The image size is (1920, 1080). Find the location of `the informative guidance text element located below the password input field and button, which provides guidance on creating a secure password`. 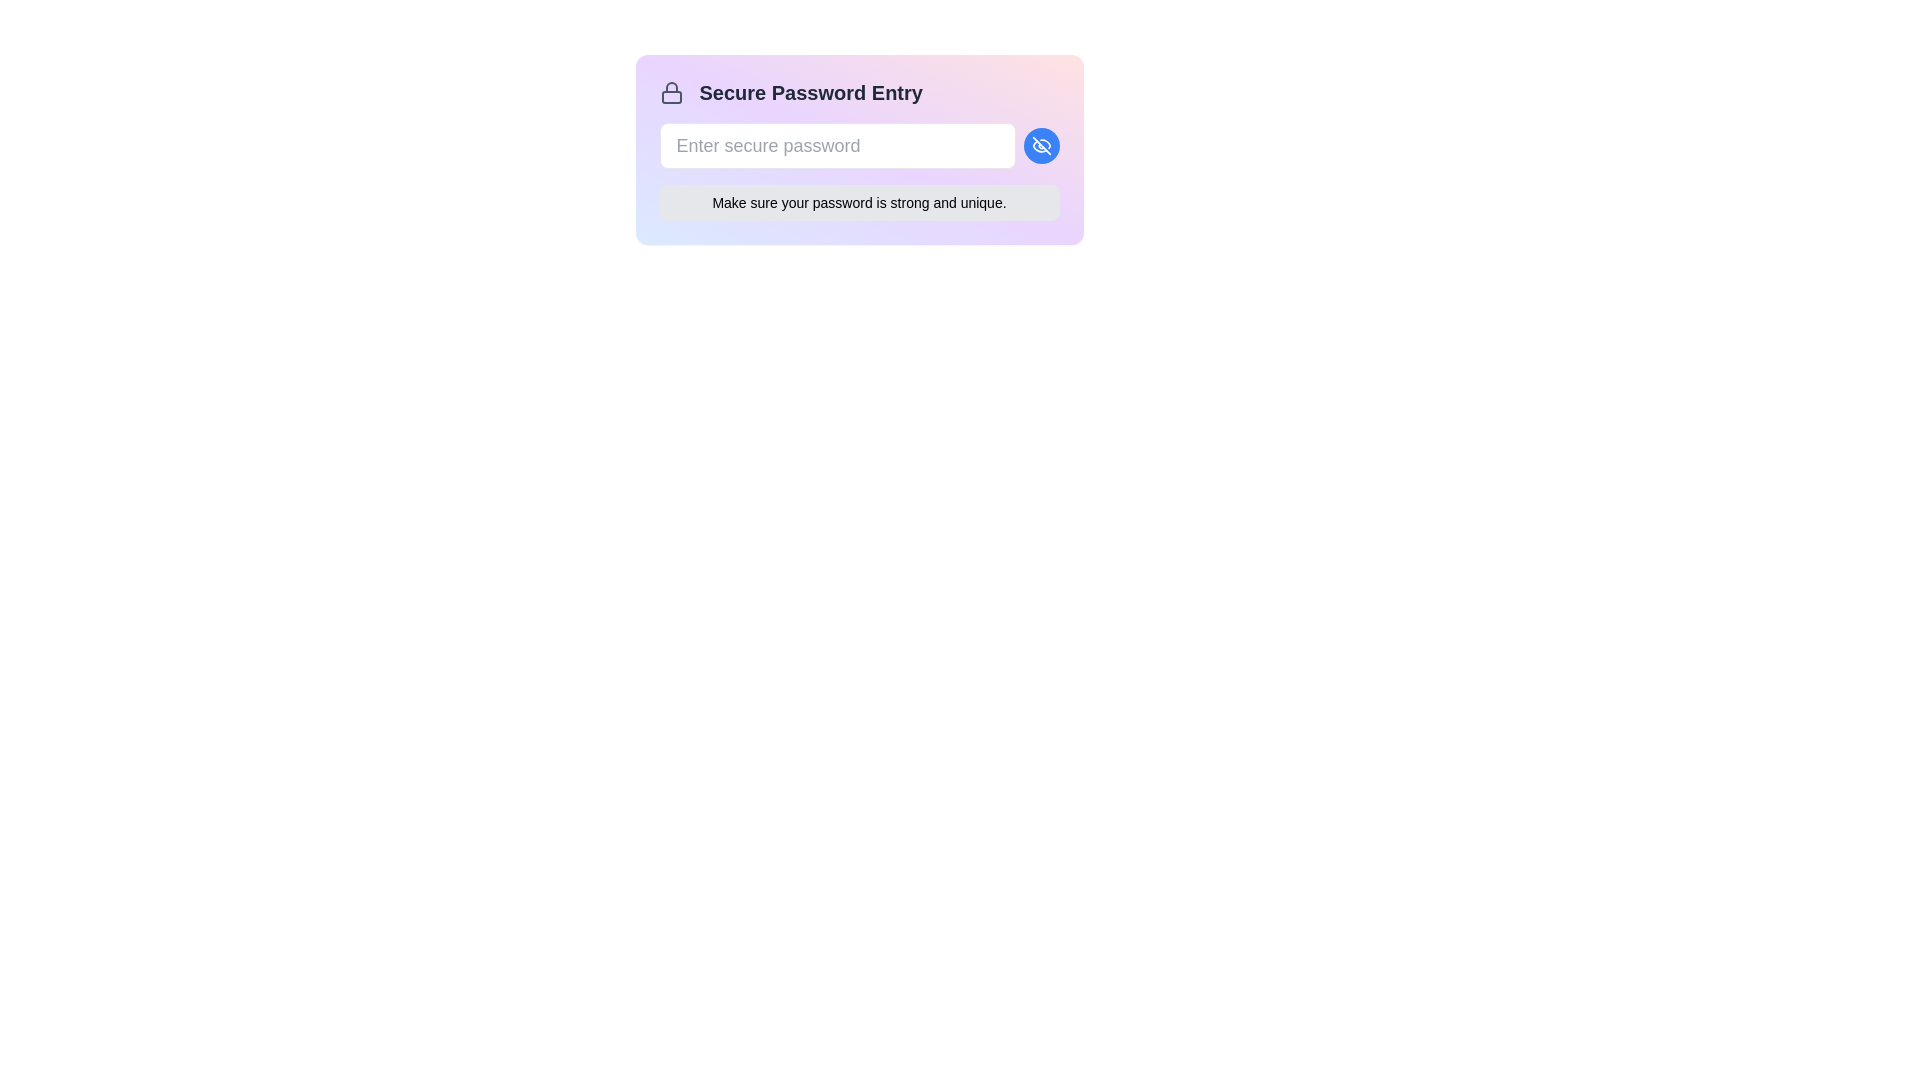

the informative guidance text element located below the password input field and button, which provides guidance on creating a secure password is located at coordinates (859, 203).